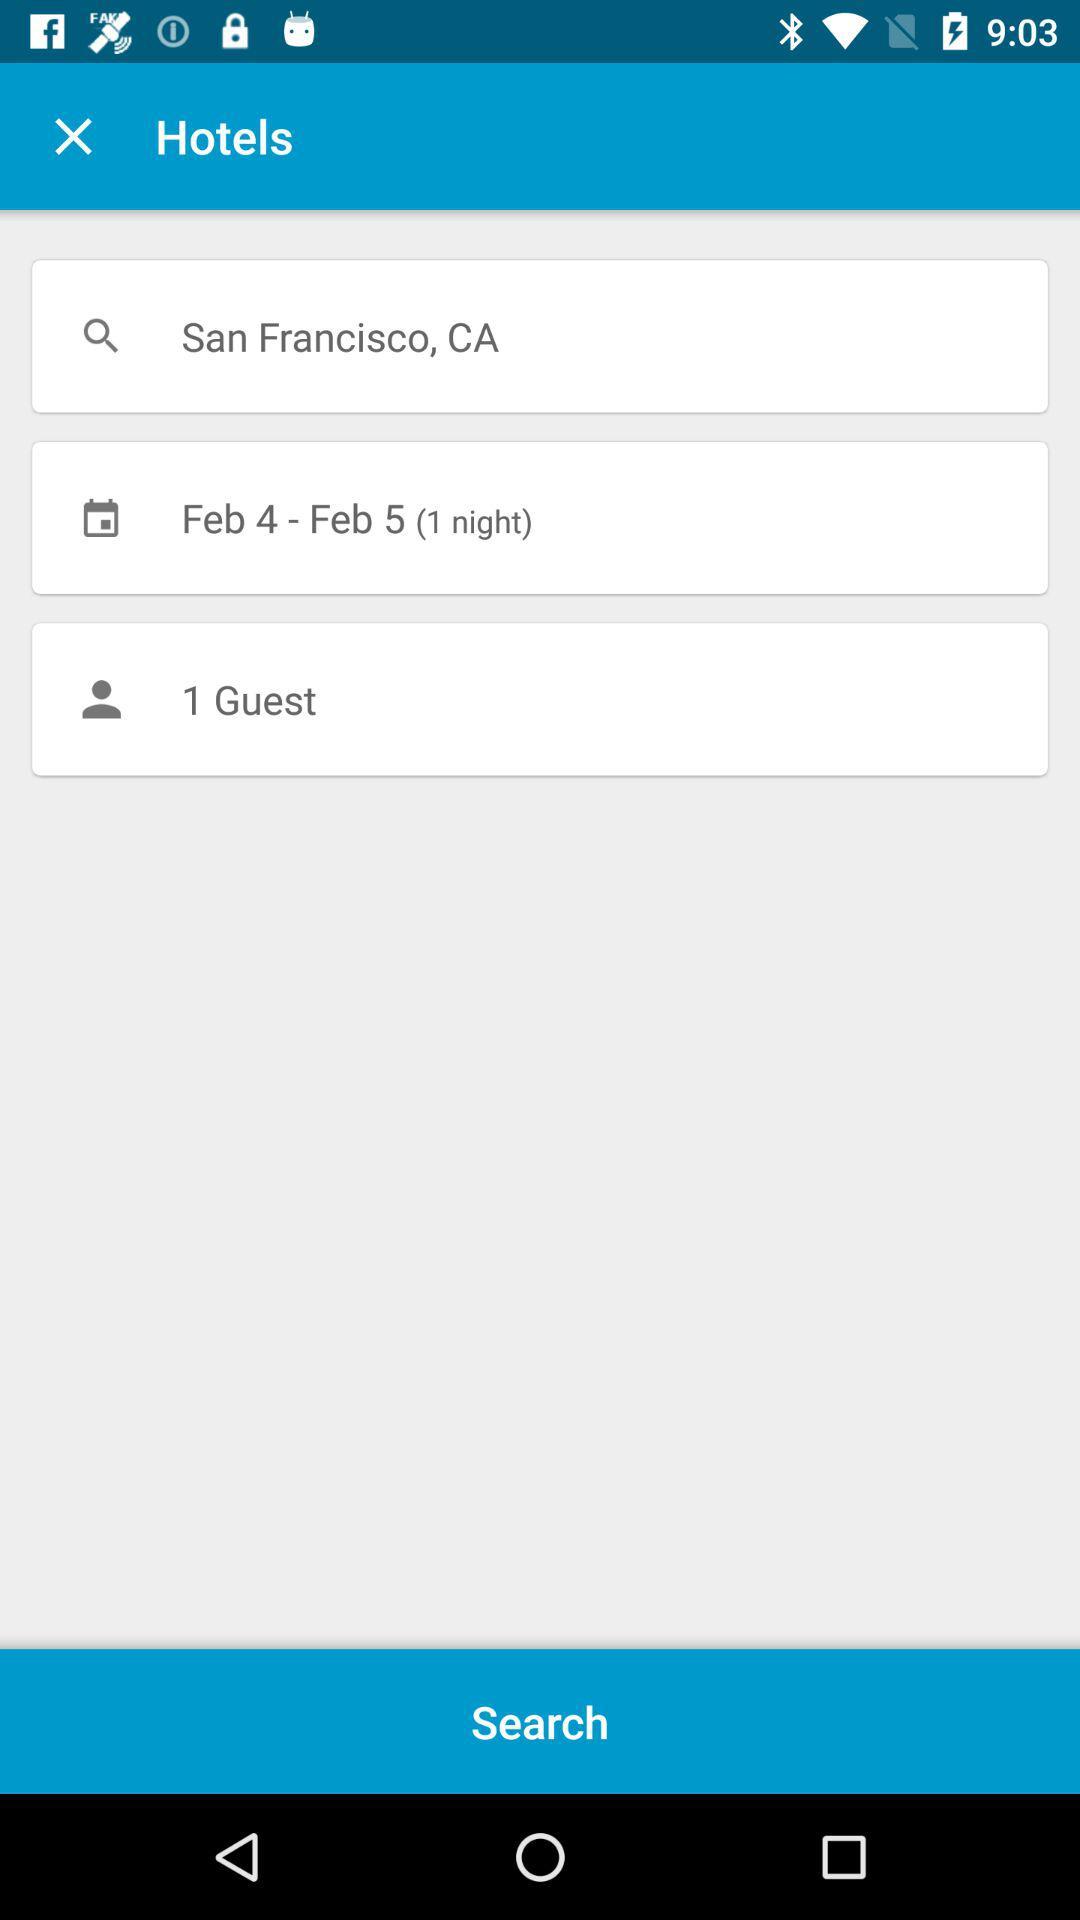 Image resolution: width=1080 pixels, height=1920 pixels. Describe the element at coordinates (540, 517) in the screenshot. I see `the feb 4 feb icon` at that location.